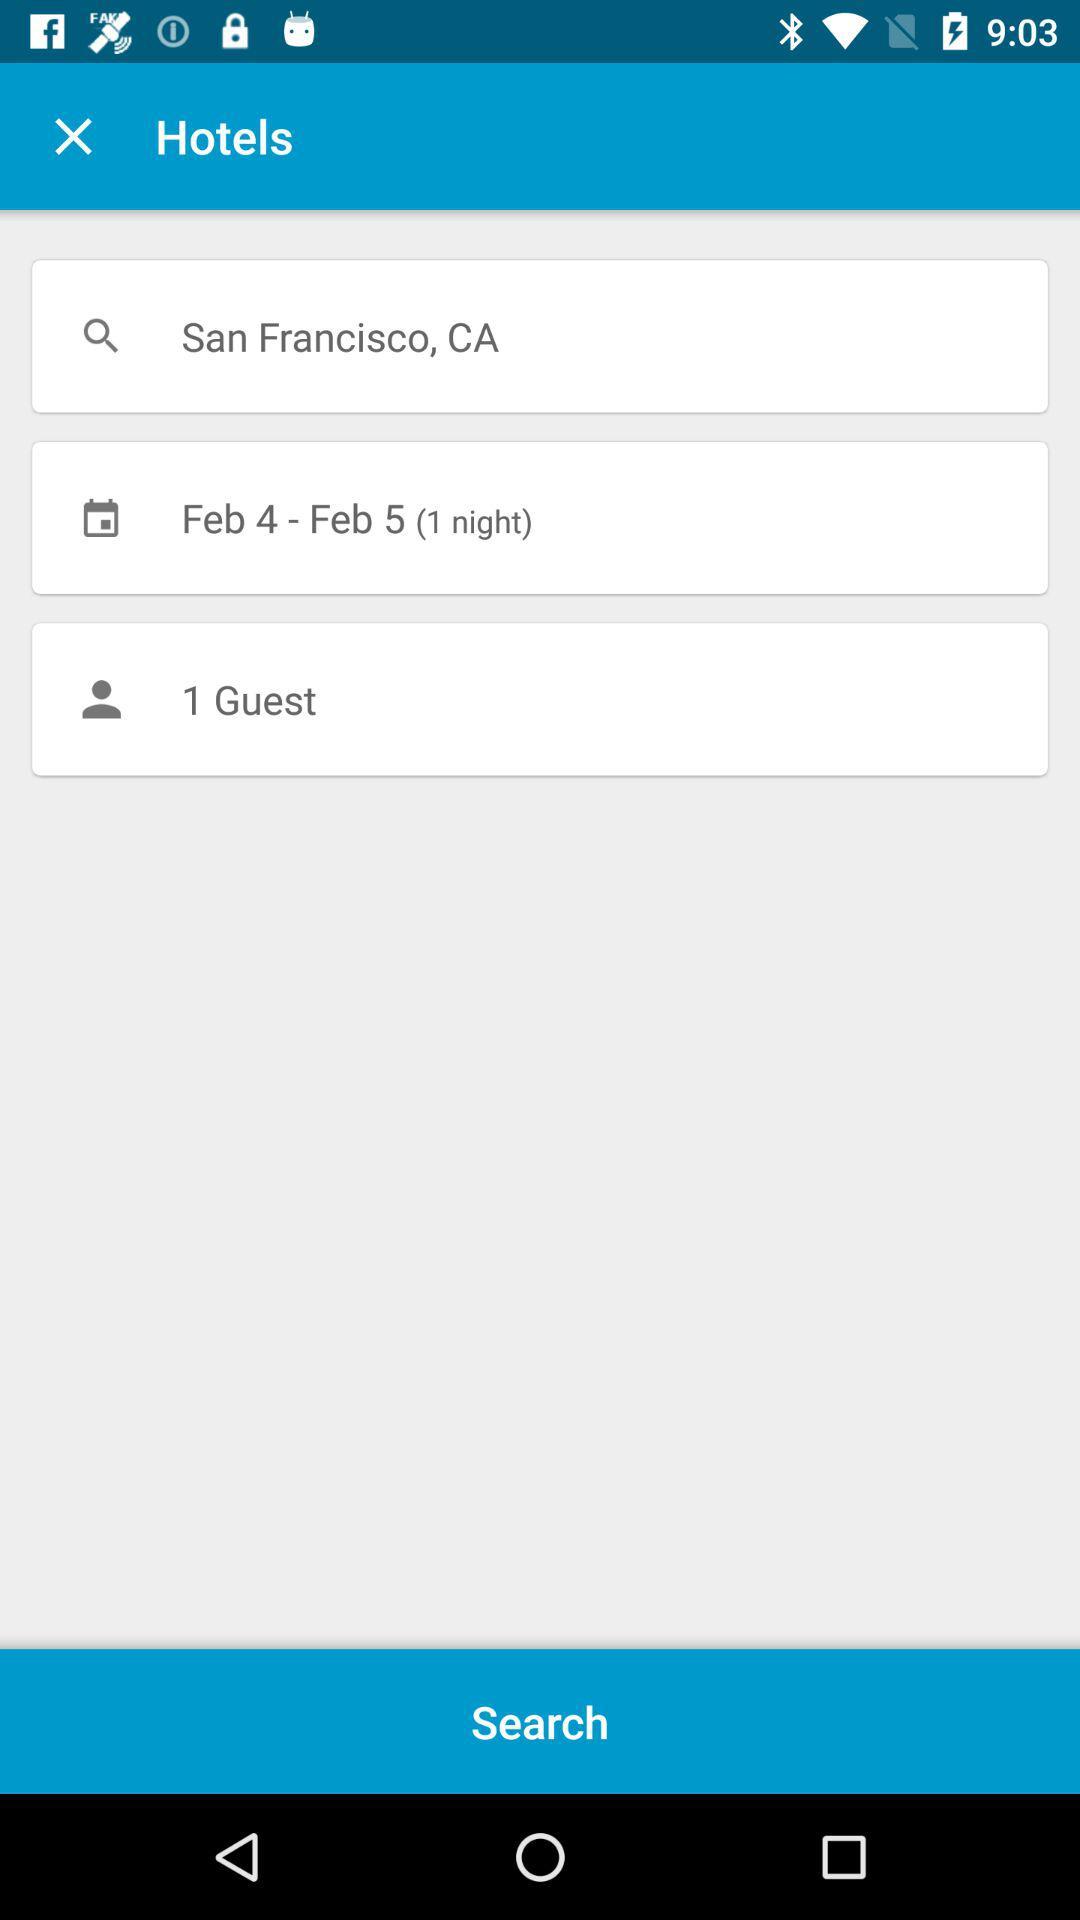 Image resolution: width=1080 pixels, height=1920 pixels. Describe the element at coordinates (540, 517) in the screenshot. I see `the feb 4 feb icon` at that location.